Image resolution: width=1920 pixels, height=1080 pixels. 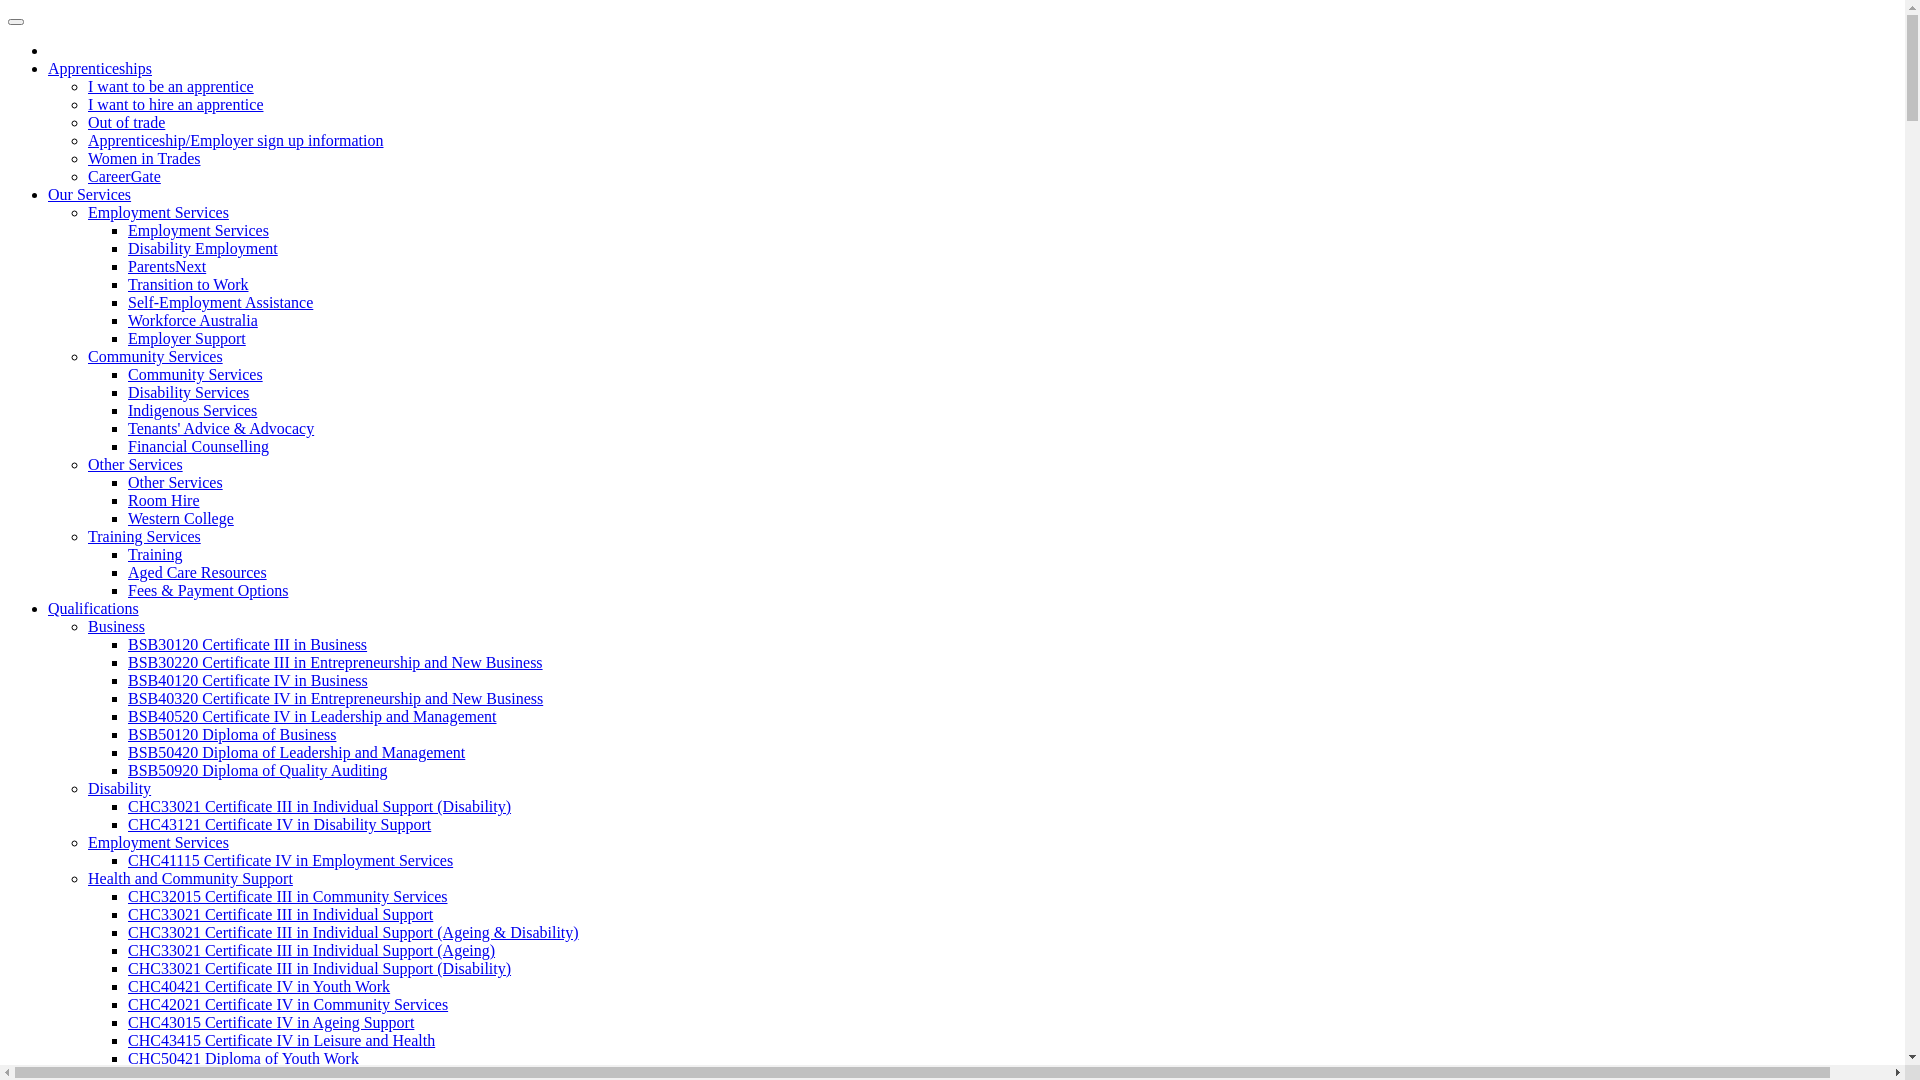 What do you see at coordinates (88, 194) in the screenshot?
I see `'Our Services'` at bounding box center [88, 194].